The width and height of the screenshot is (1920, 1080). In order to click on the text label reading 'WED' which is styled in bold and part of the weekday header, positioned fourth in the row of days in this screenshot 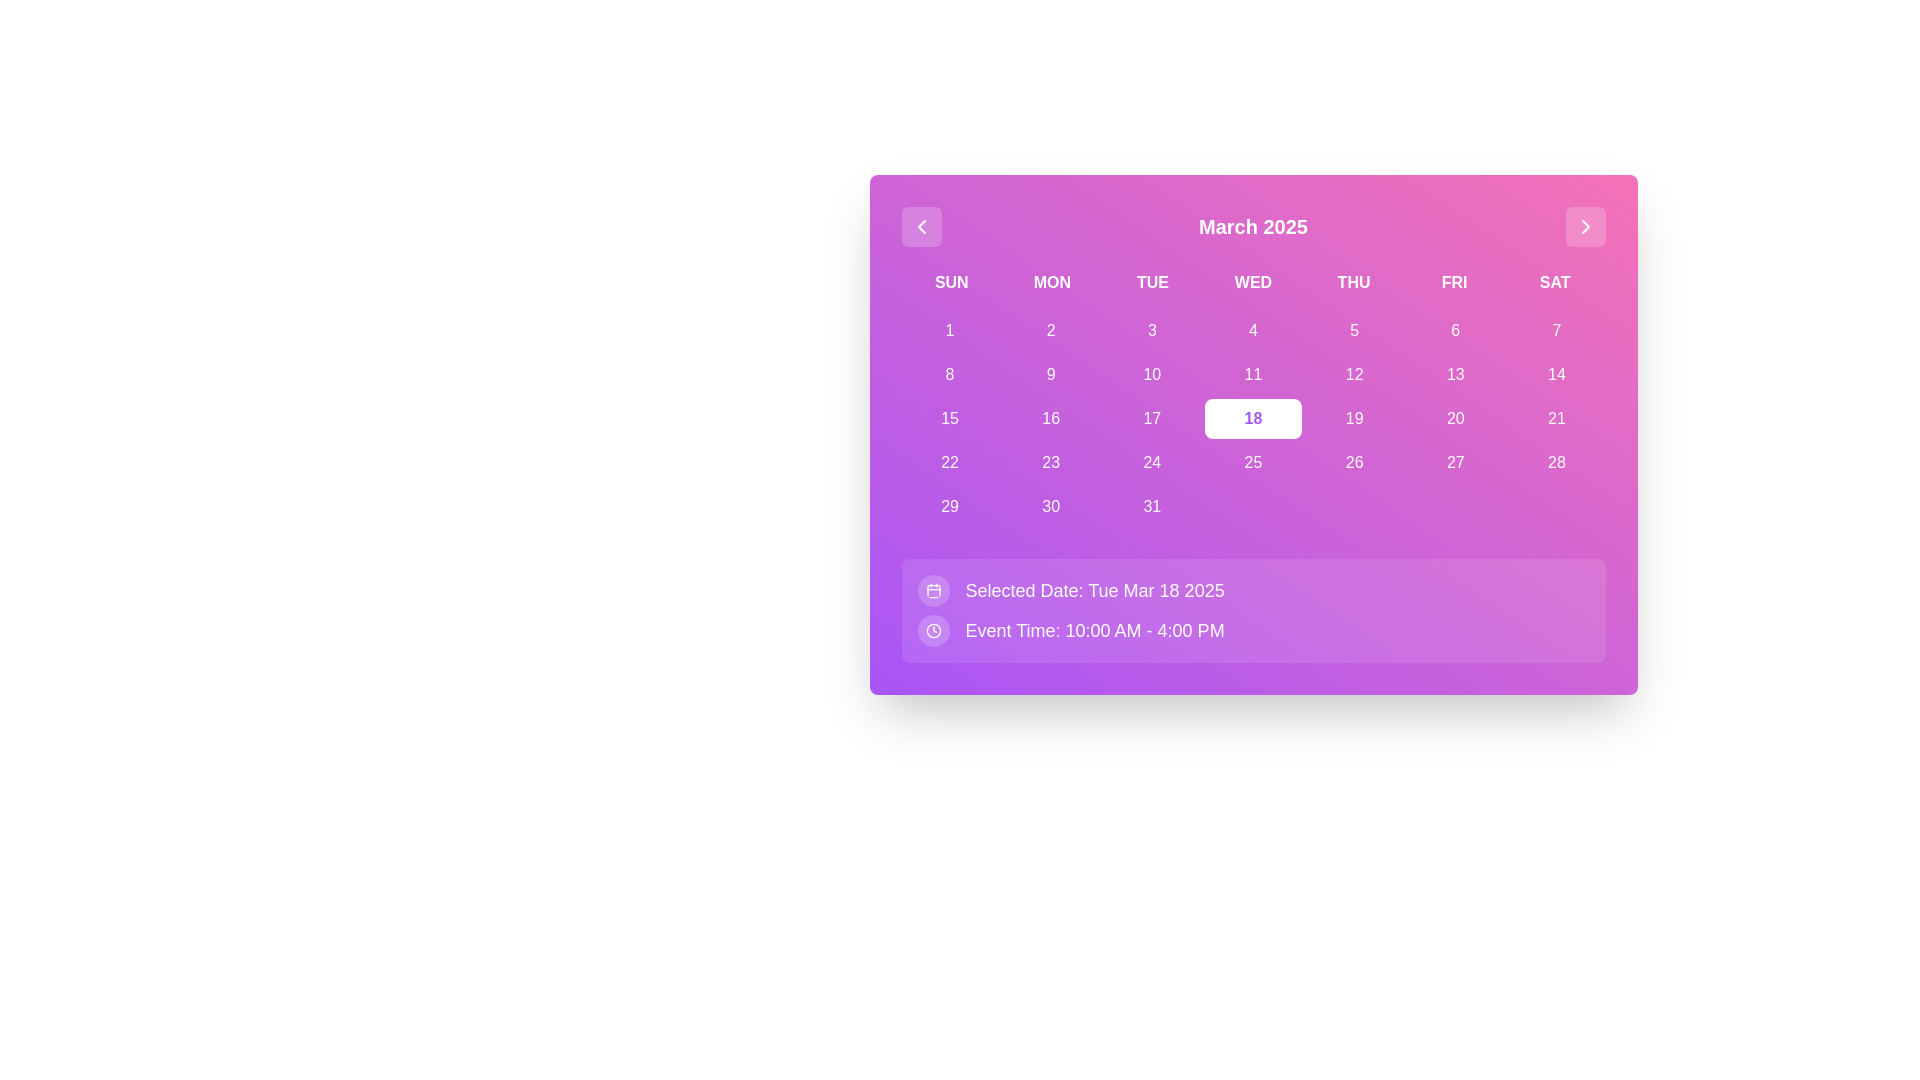, I will do `click(1252, 282)`.